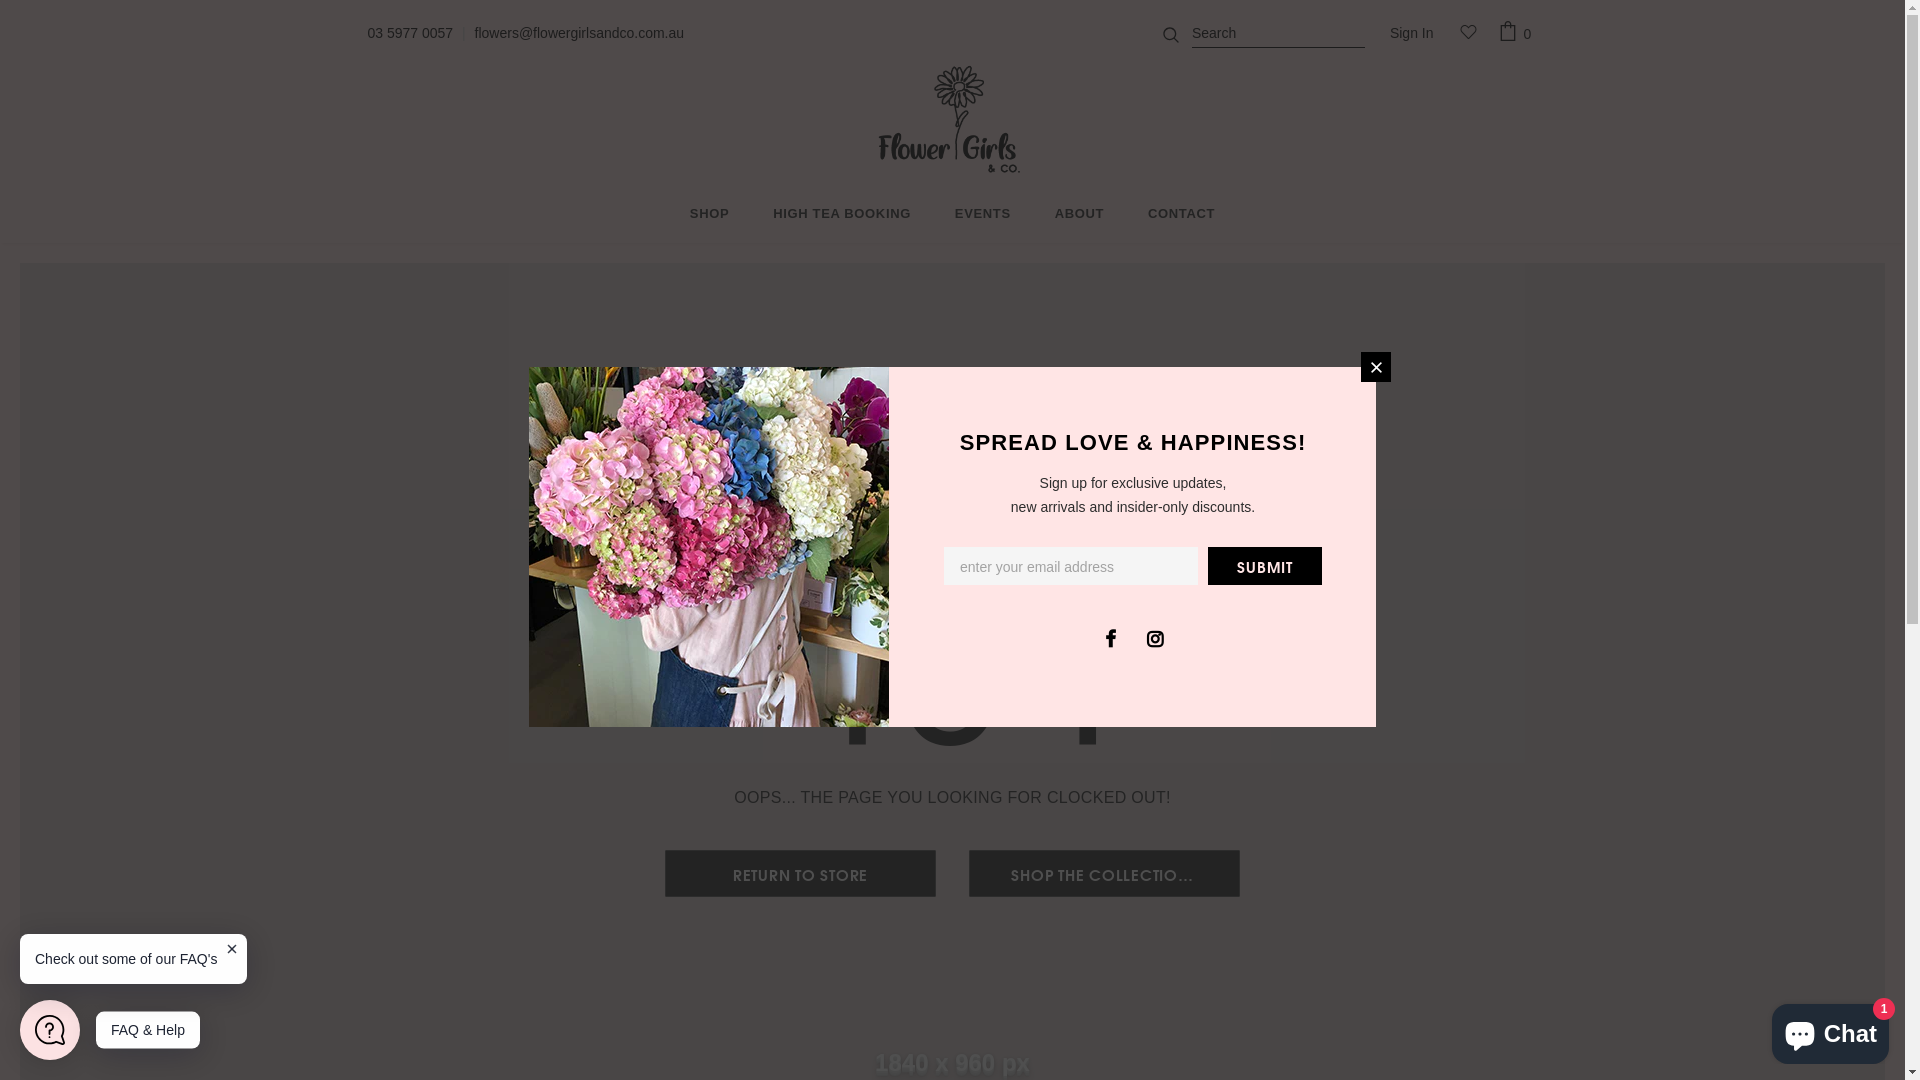 The image size is (1920, 1080). I want to click on 'ABOUT', so click(1078, 216).